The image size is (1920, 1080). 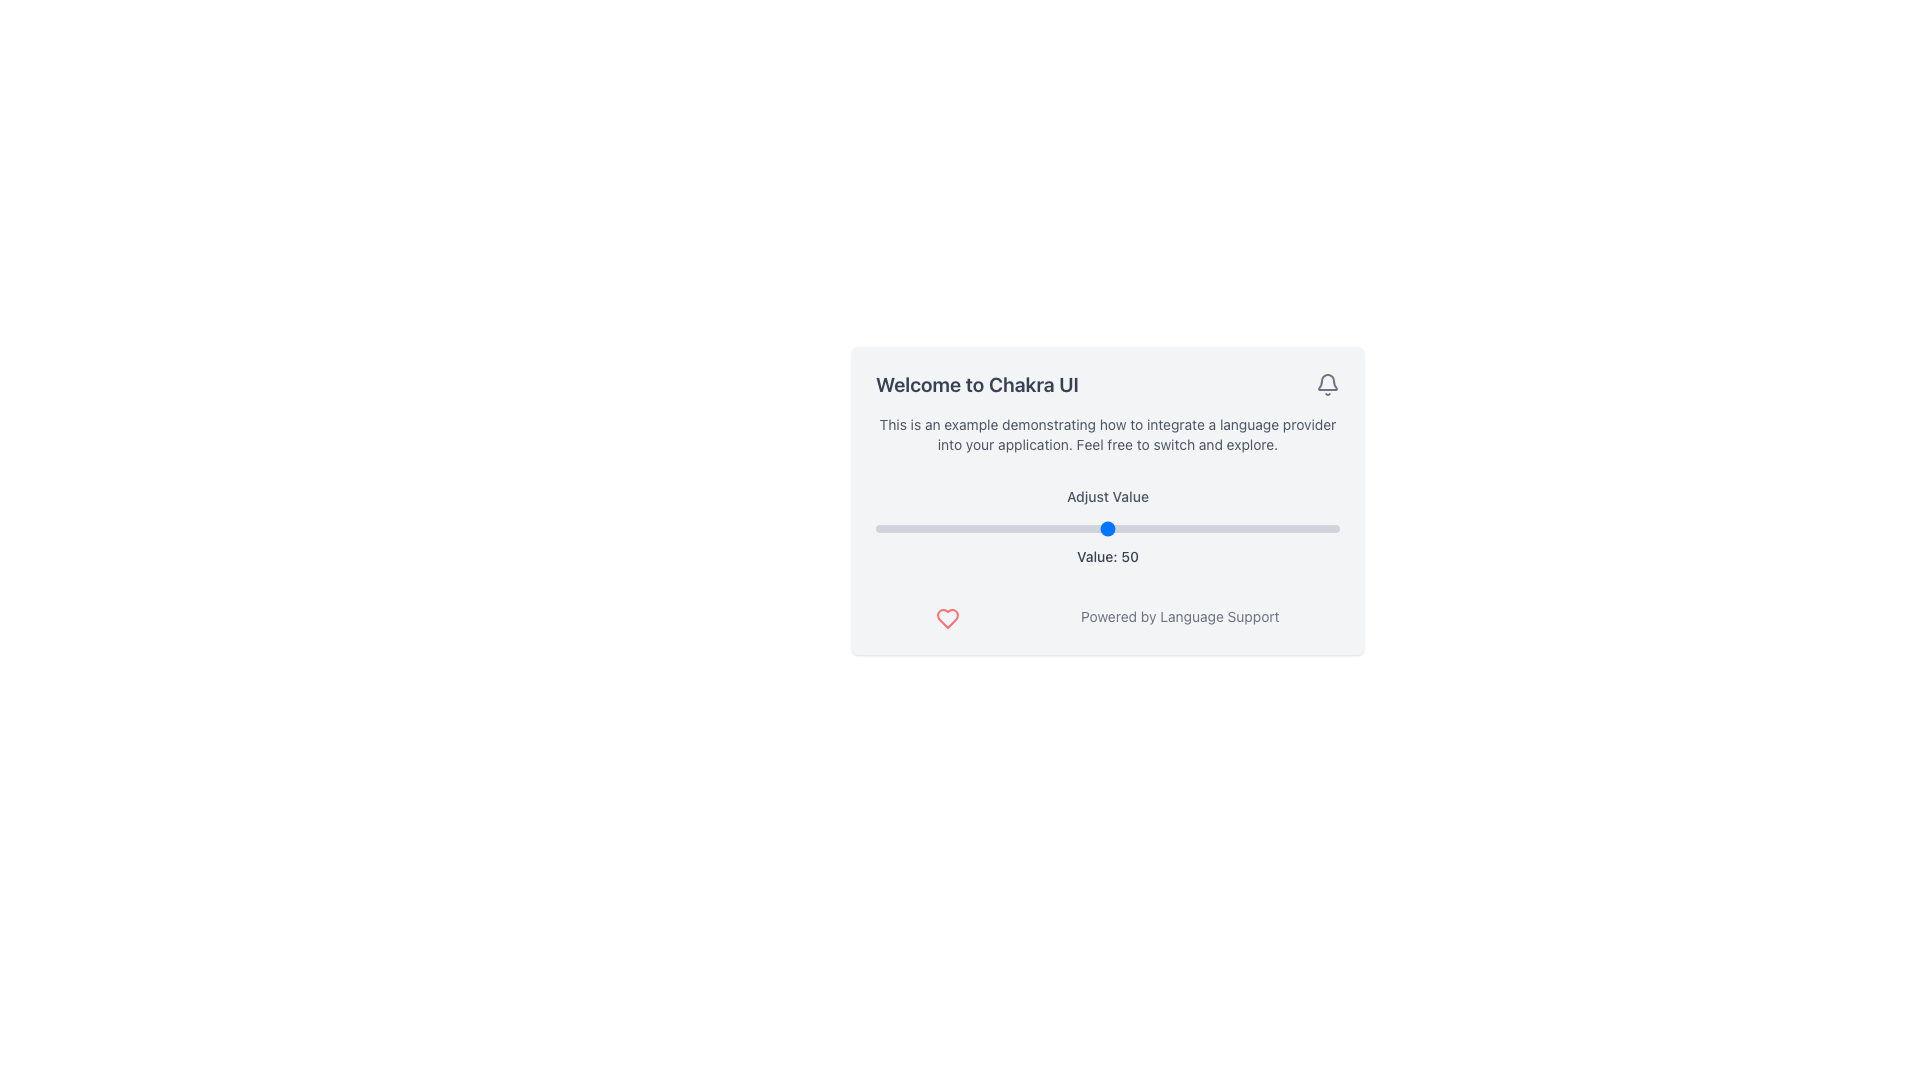 What do you see at coordinates (1264, 527) in the screenshot?
I see `the slider value` at bounding box center [1264, 527].